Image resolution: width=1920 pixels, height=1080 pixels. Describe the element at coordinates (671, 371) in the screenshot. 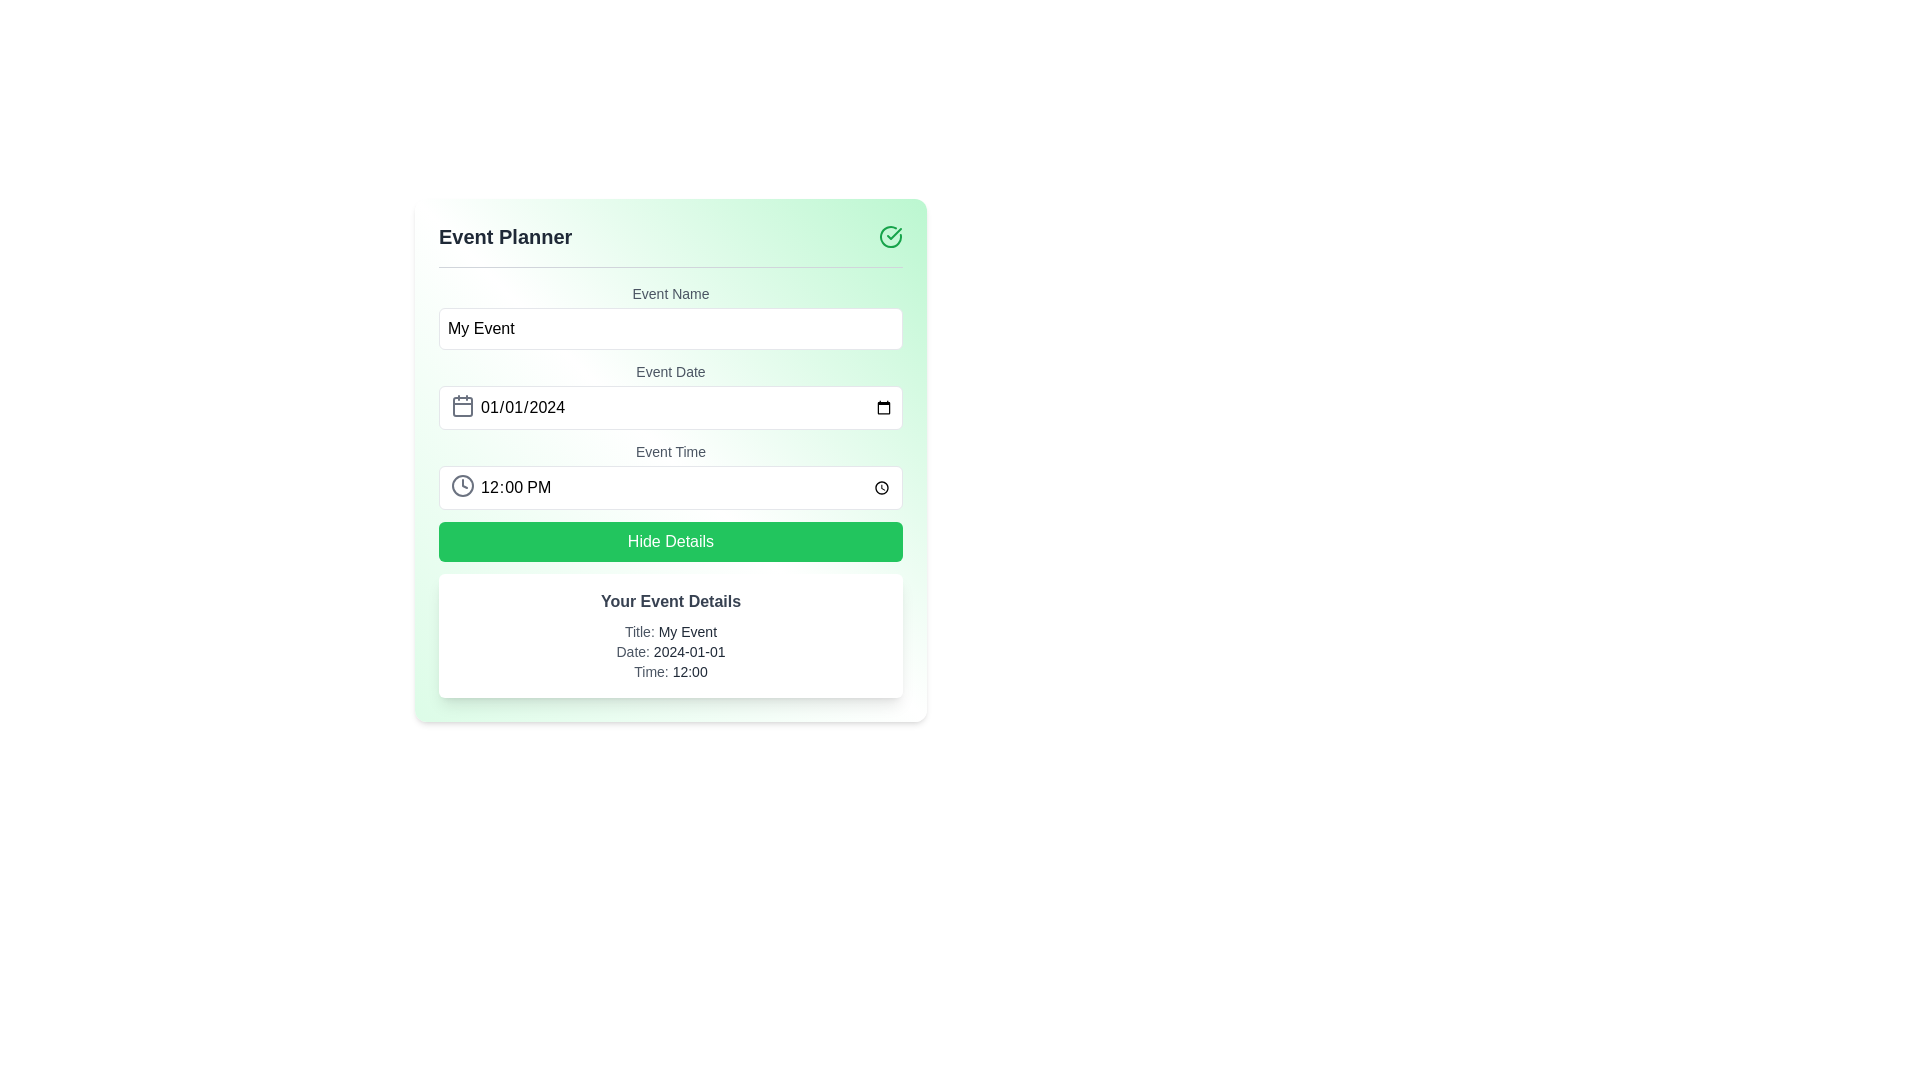

I see `the 'Event Date' static text label, which is a small gray text label positioned above the date input field in the second section of the form` at that location.